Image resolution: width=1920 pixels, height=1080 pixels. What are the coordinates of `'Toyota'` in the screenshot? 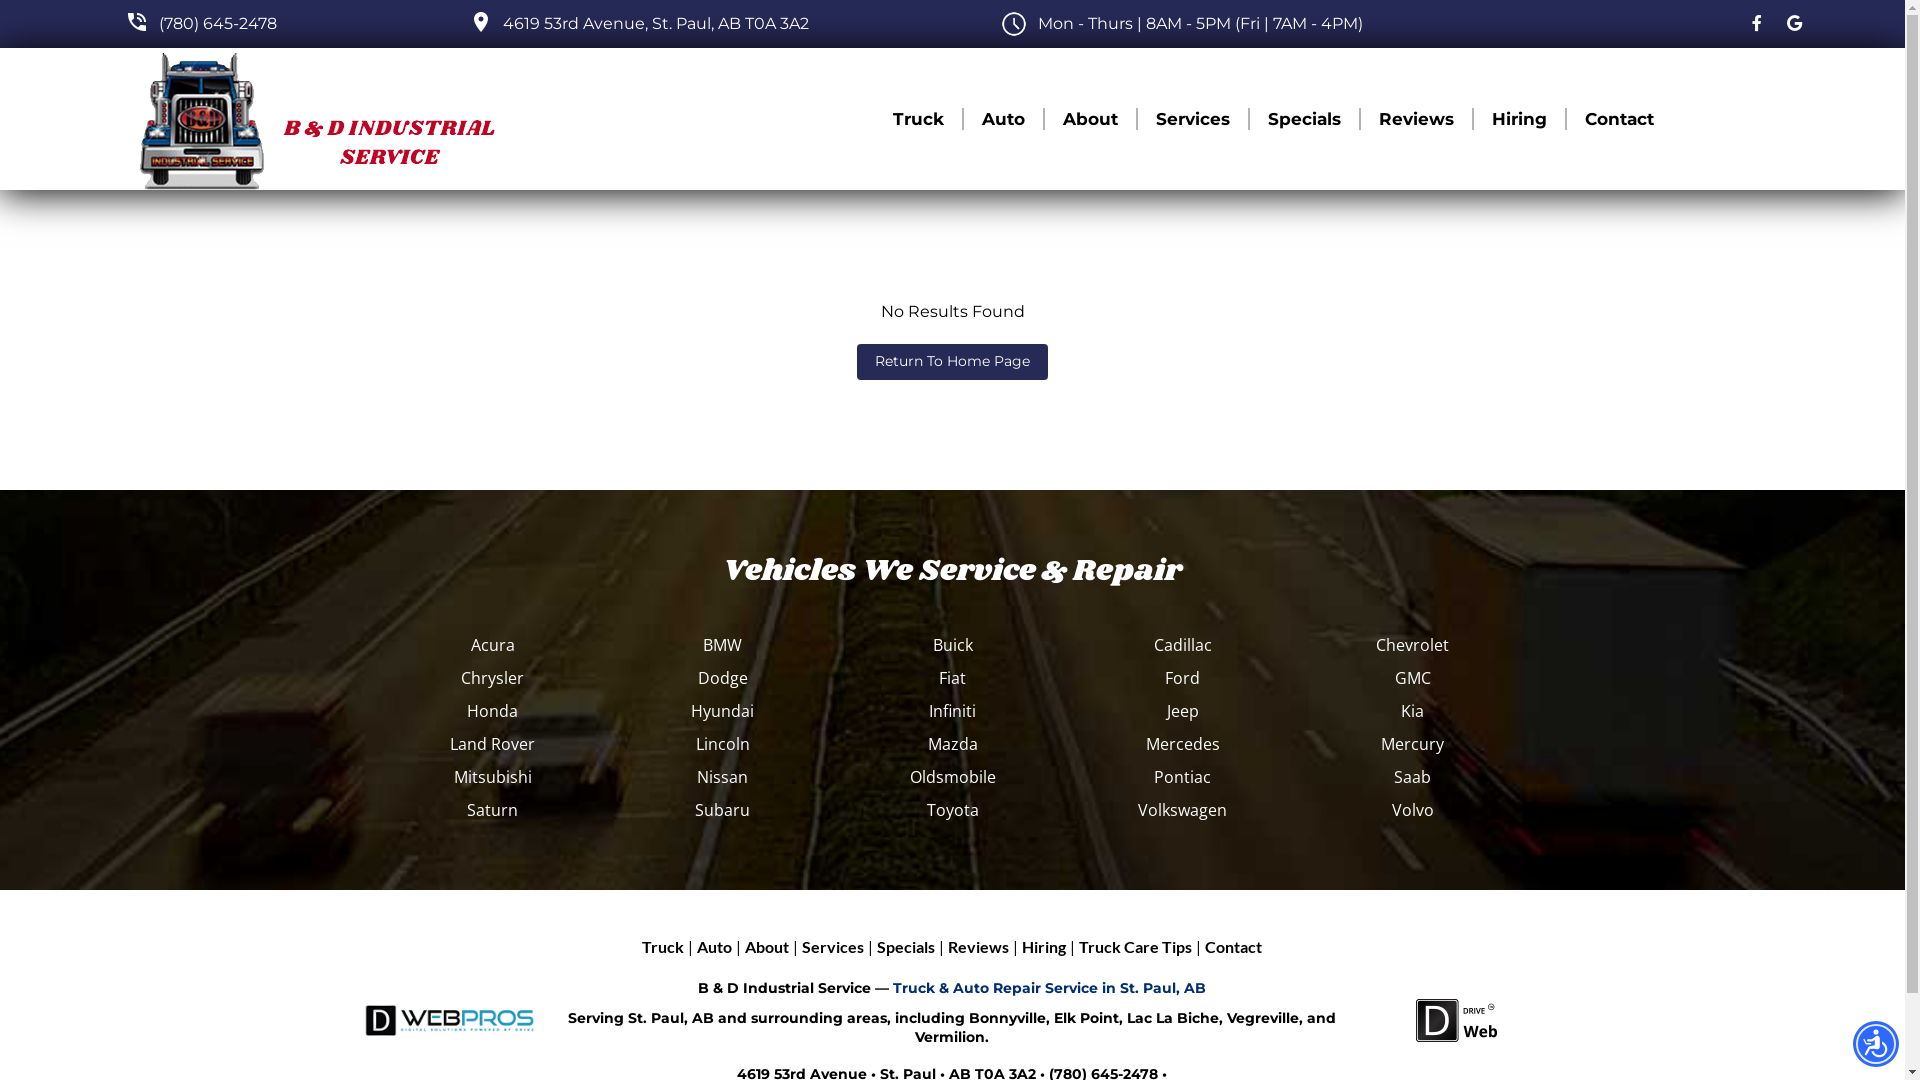 It's located at (952, 810).